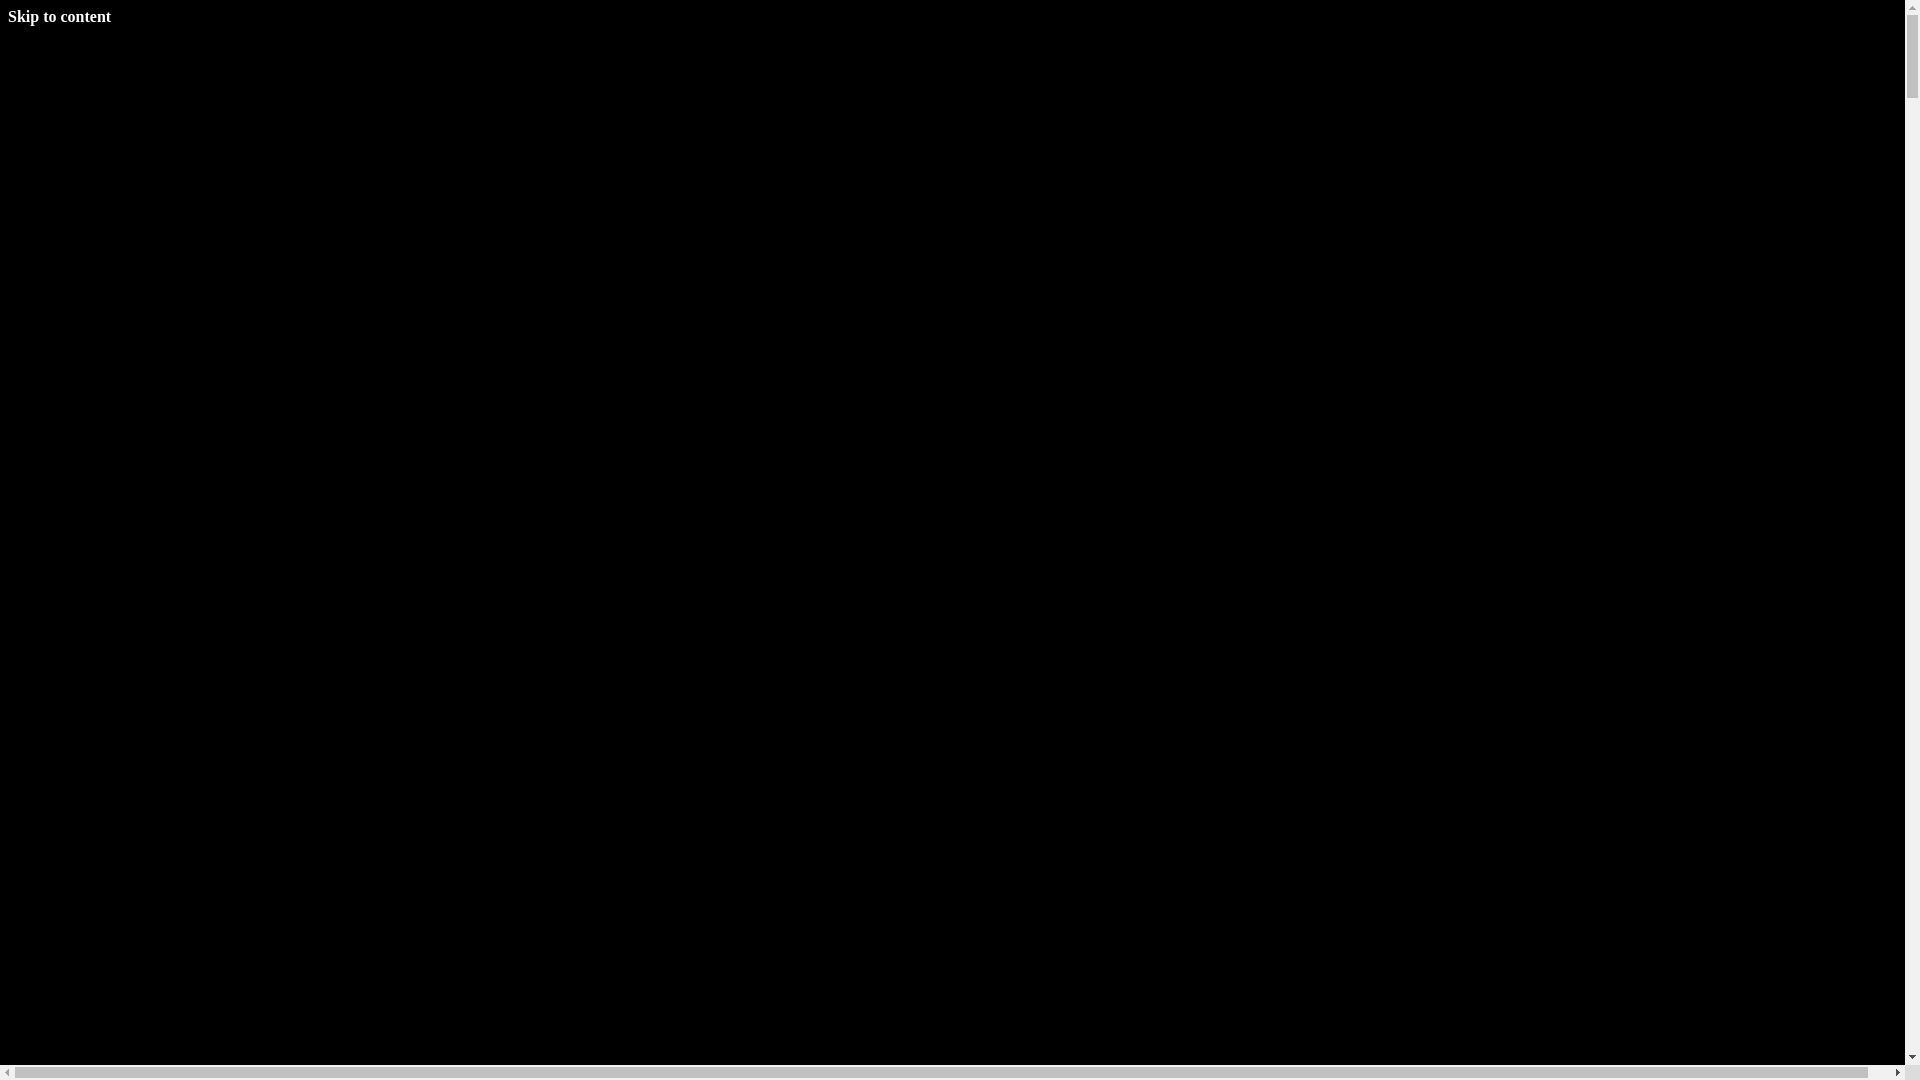 This screenshot has height=1080, width=1920. What do you see at coordinates (59, 16) in the screenshot?
I see `'Skip to content'` at bounding box center [59, 16].